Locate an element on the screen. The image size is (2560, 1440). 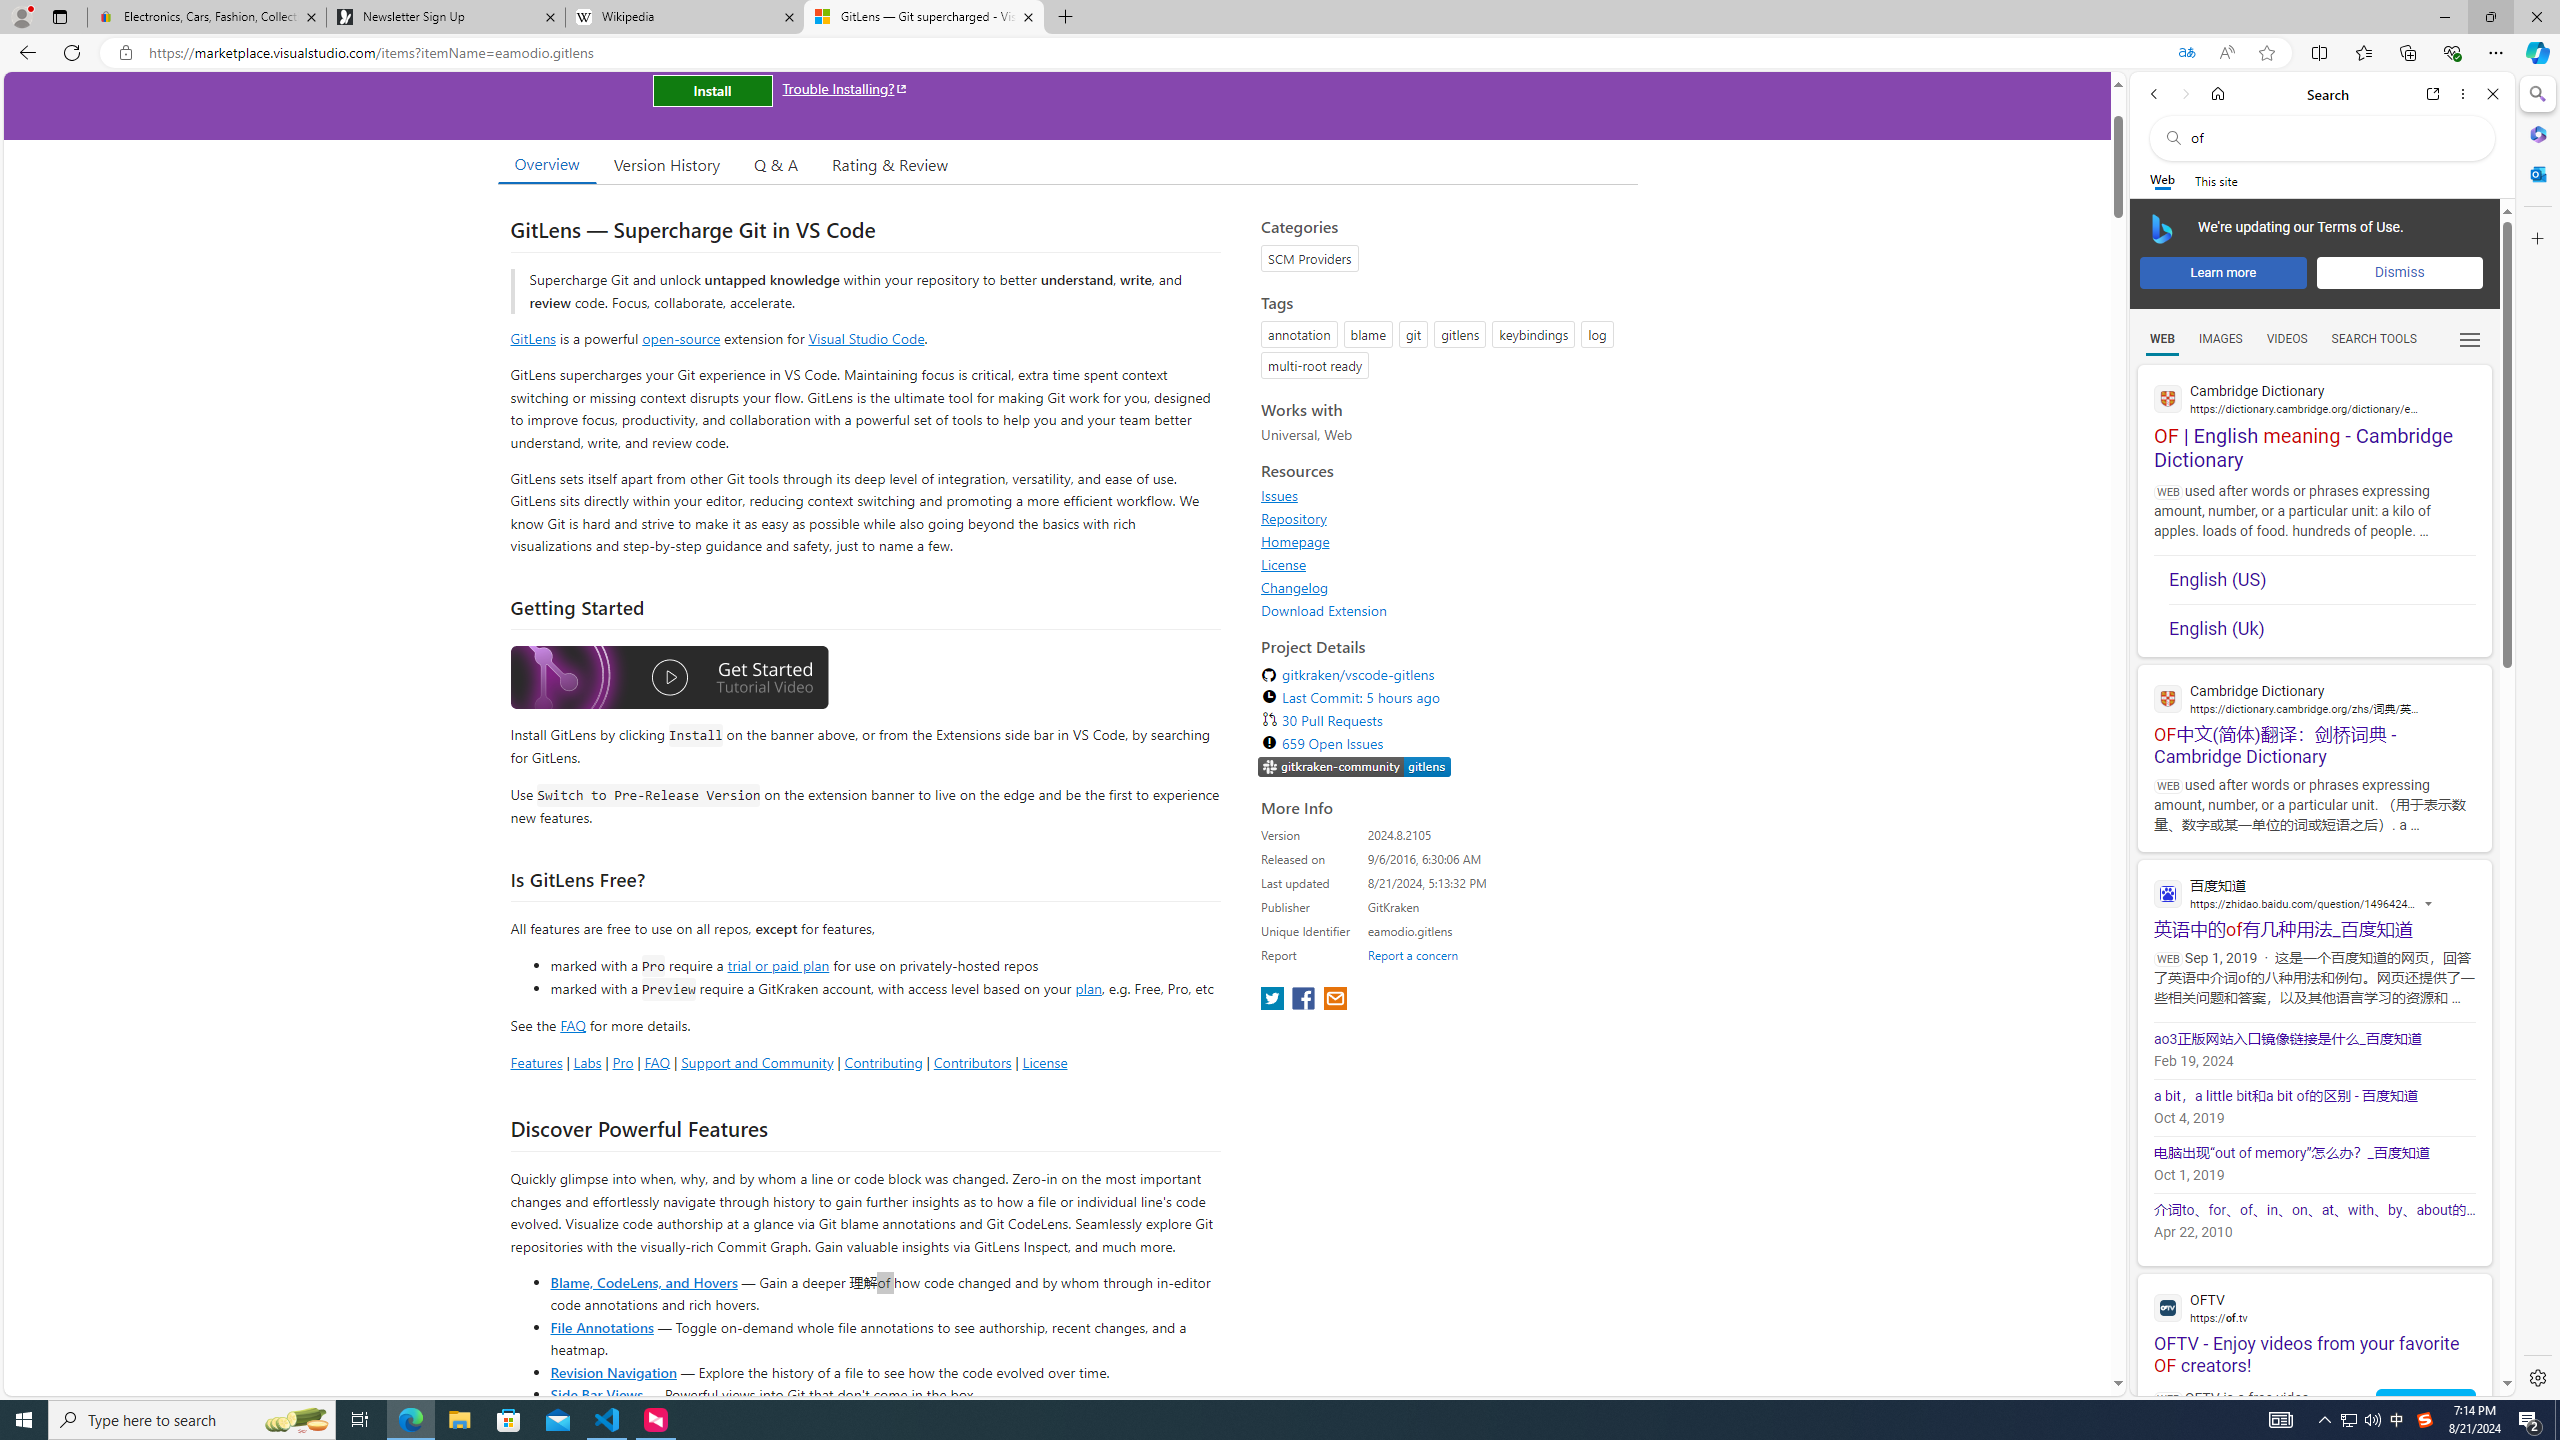
'https://slack.gitkraken.com//' is located at coordinates (1353, 767).